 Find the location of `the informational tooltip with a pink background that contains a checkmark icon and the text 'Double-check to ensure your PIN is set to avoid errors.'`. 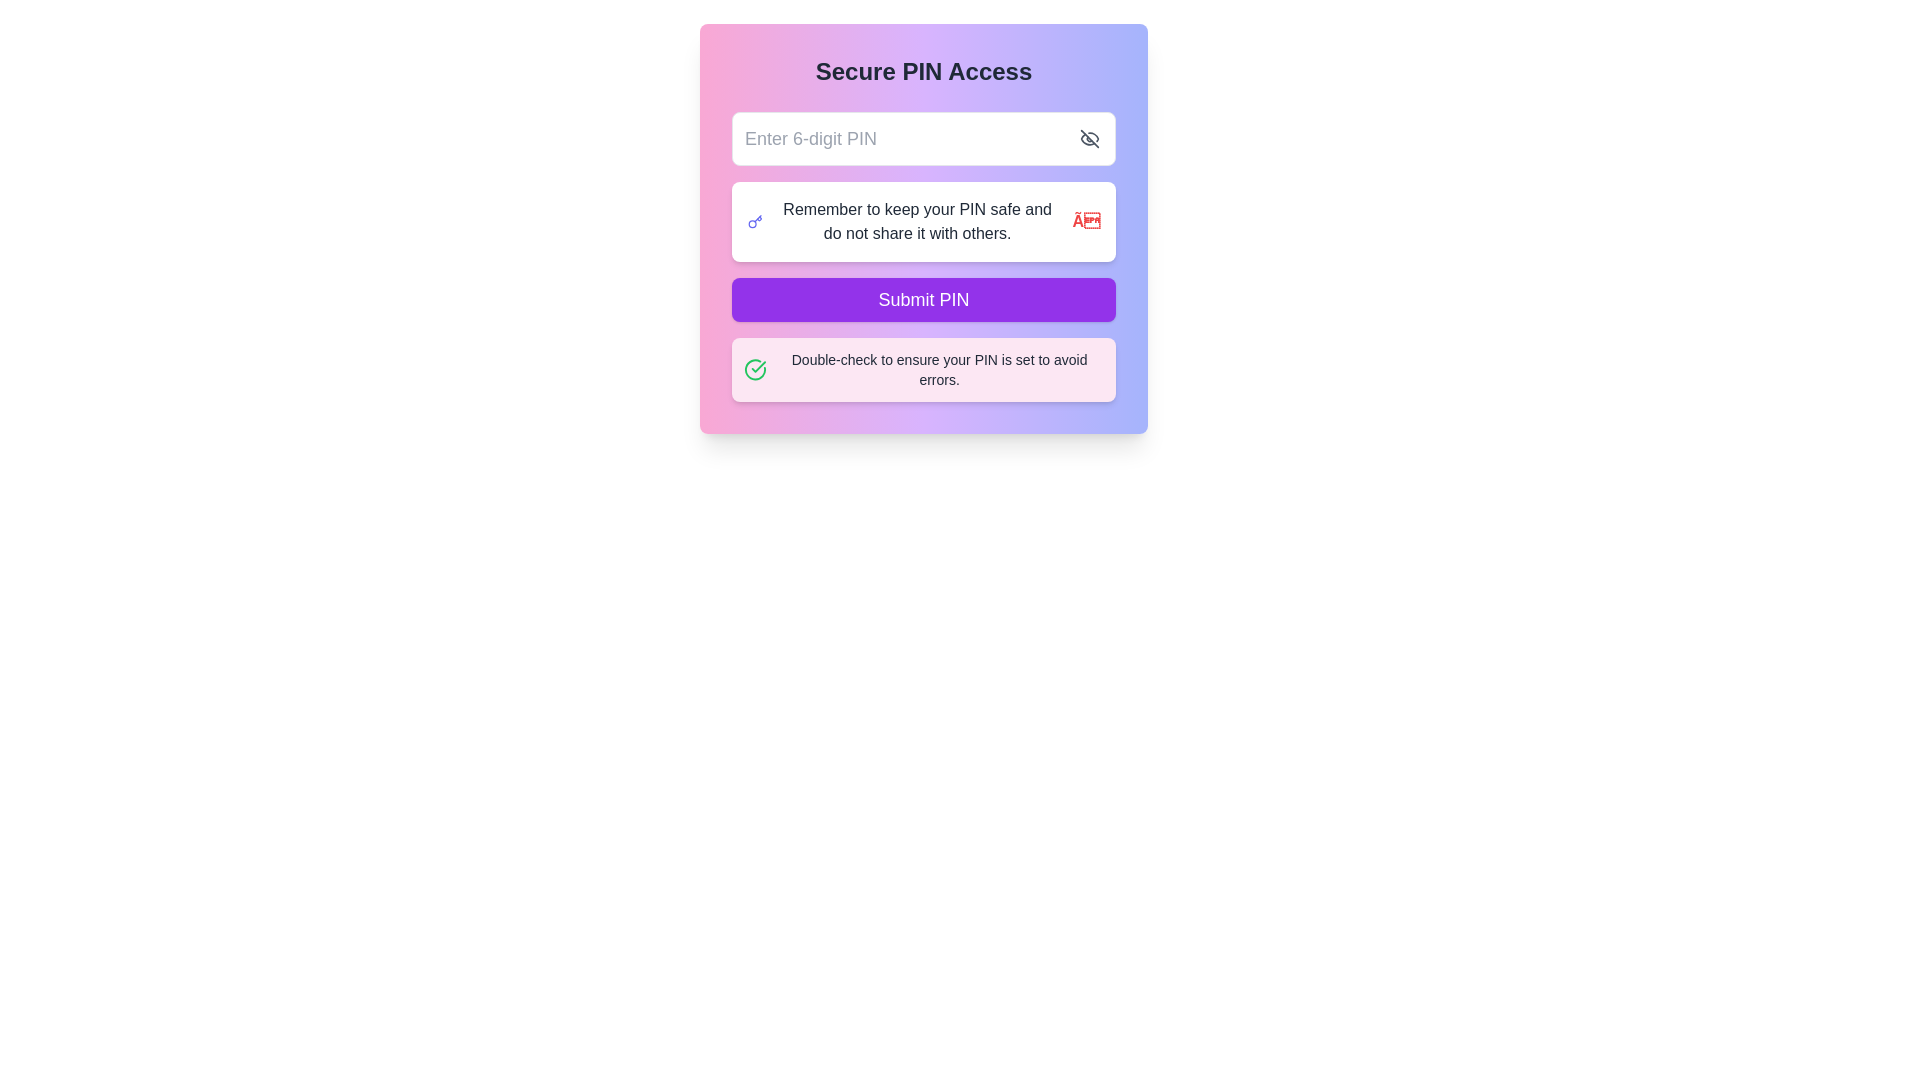

the informational tooltip with a pink background that contains a checkmark icon and the text 'Double-check to ensure your PIN is set to avoid errors.' is located at coordinates (923, 370).